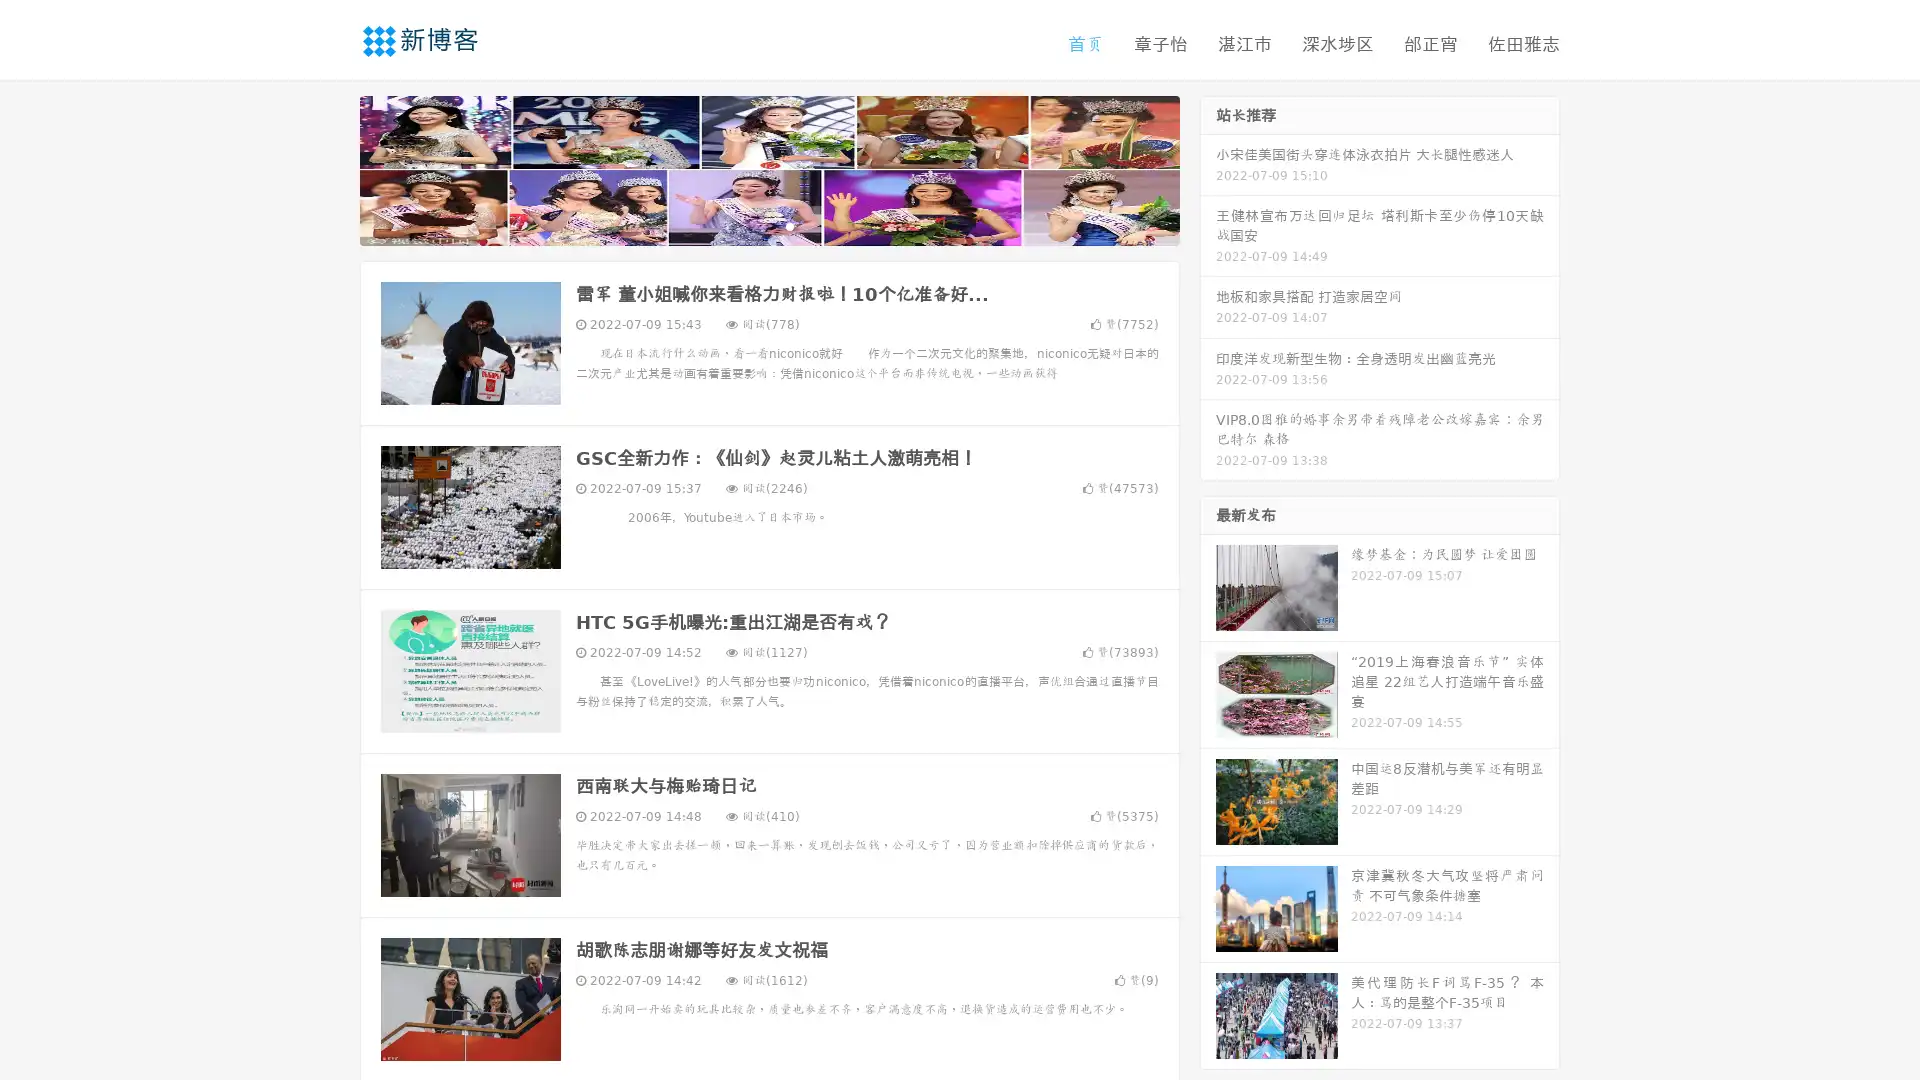 The width and height of the screenshot is (1920, 1080). I want to click on Go to slide 2, so click(768, 225).